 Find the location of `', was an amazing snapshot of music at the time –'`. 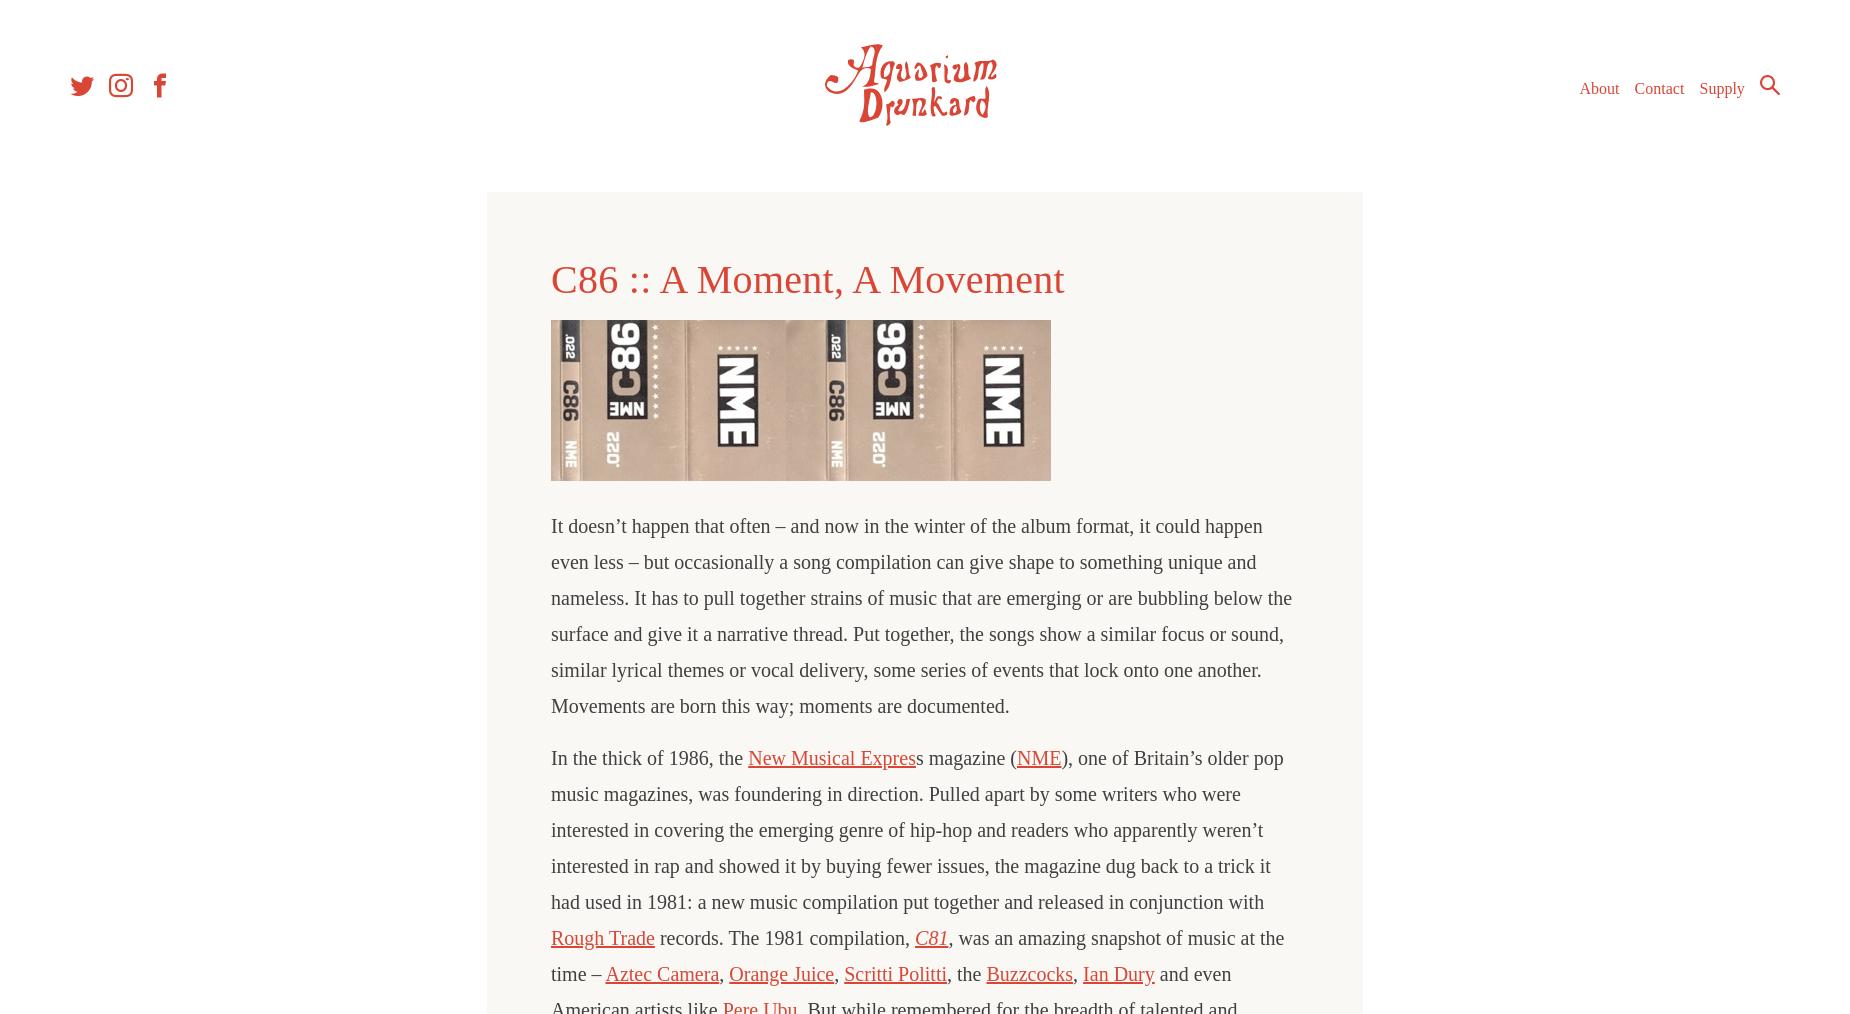

', was an amazing snapshot of music at the time –' is located at coordinates (917, 955).